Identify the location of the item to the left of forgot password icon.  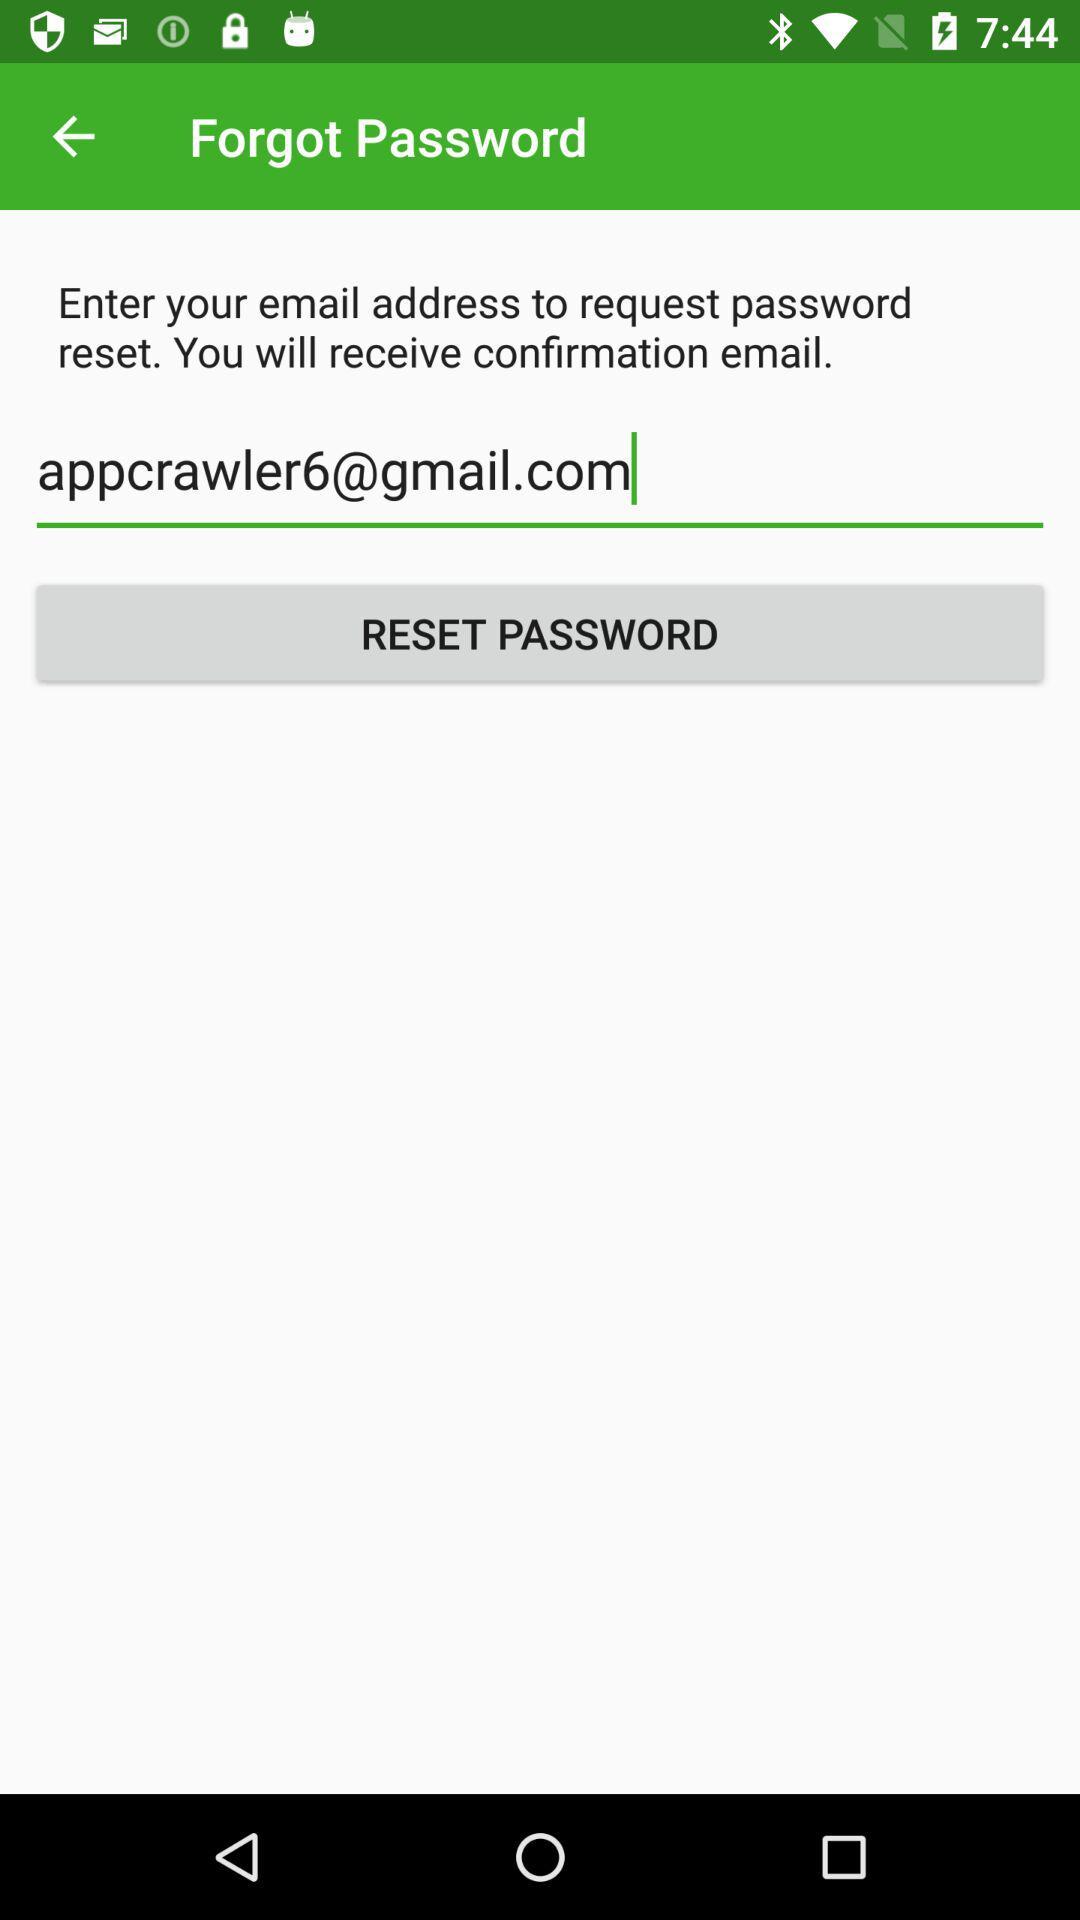
(72, 135).